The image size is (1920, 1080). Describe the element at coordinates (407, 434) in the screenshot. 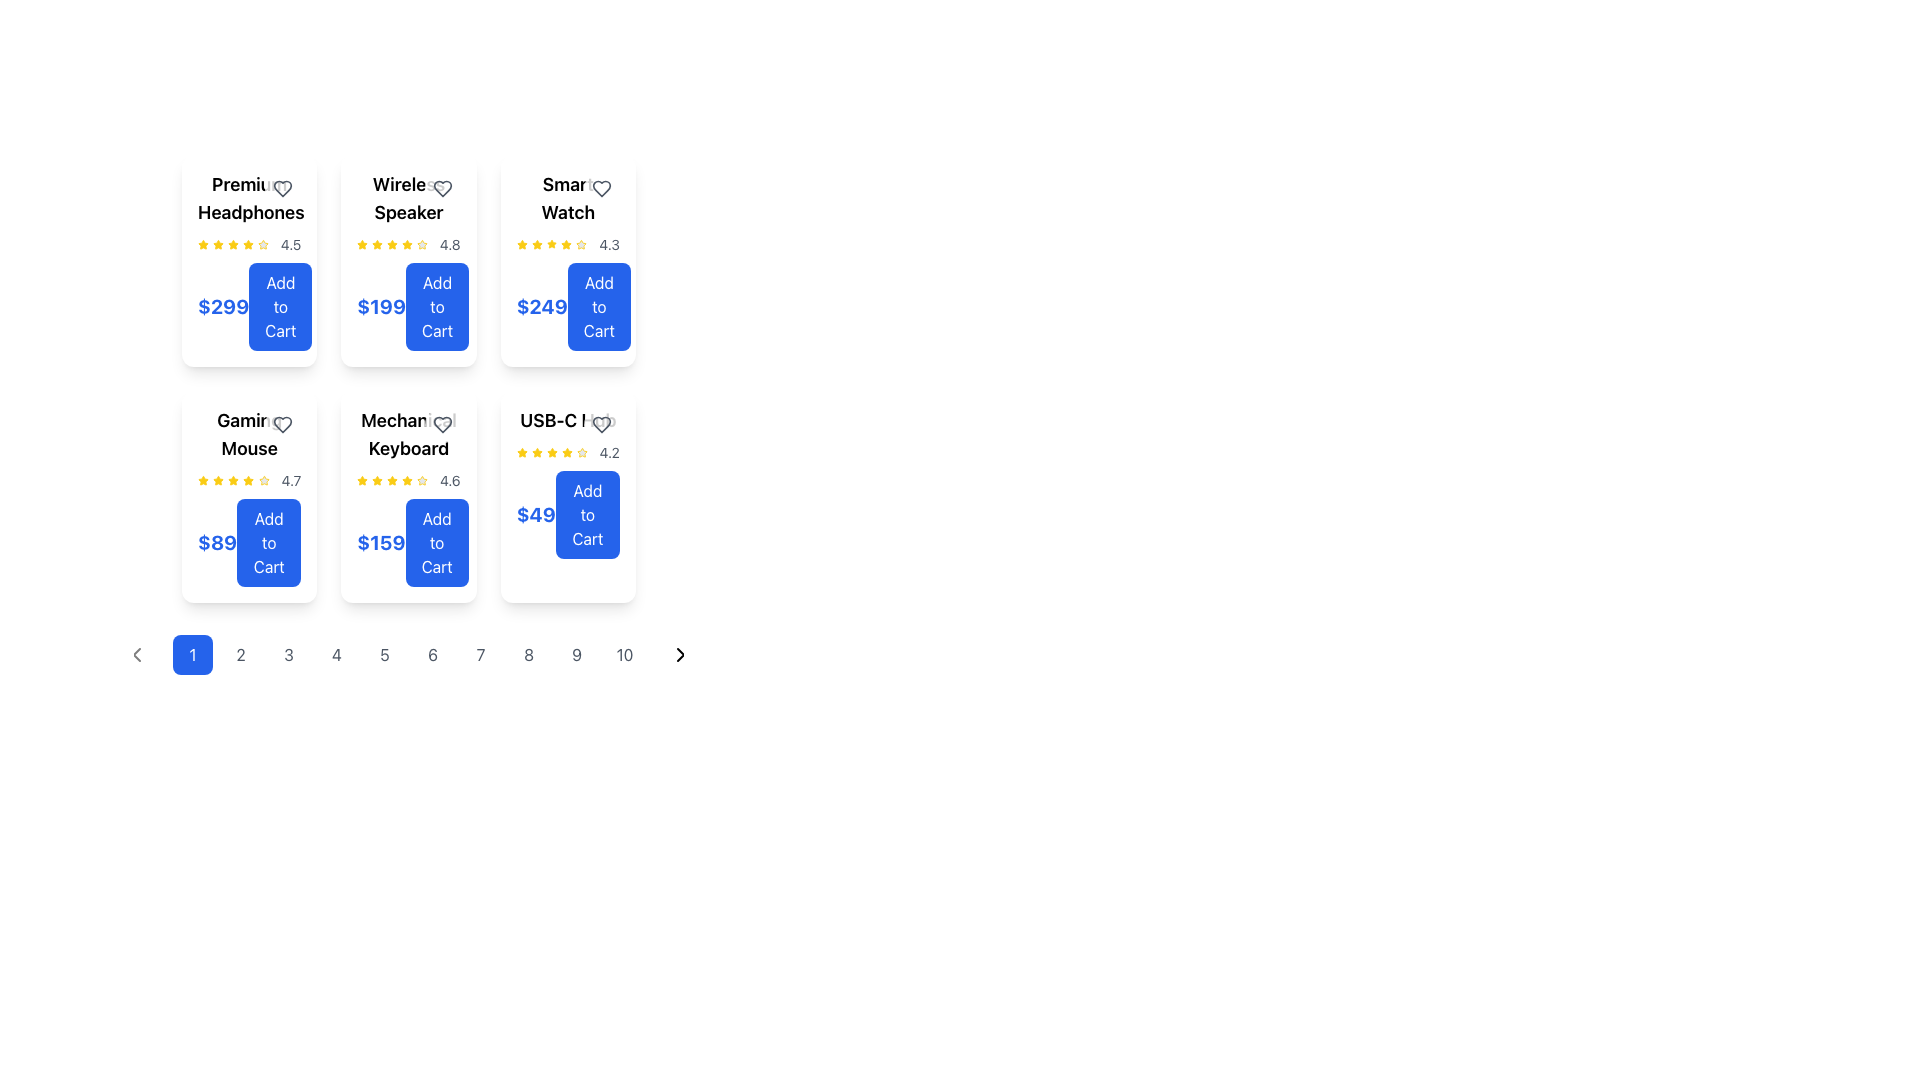

I see `product title displayed in the text heading component located near the upper center of the product card, which is the second card in the second row of the grid layout` at that location.